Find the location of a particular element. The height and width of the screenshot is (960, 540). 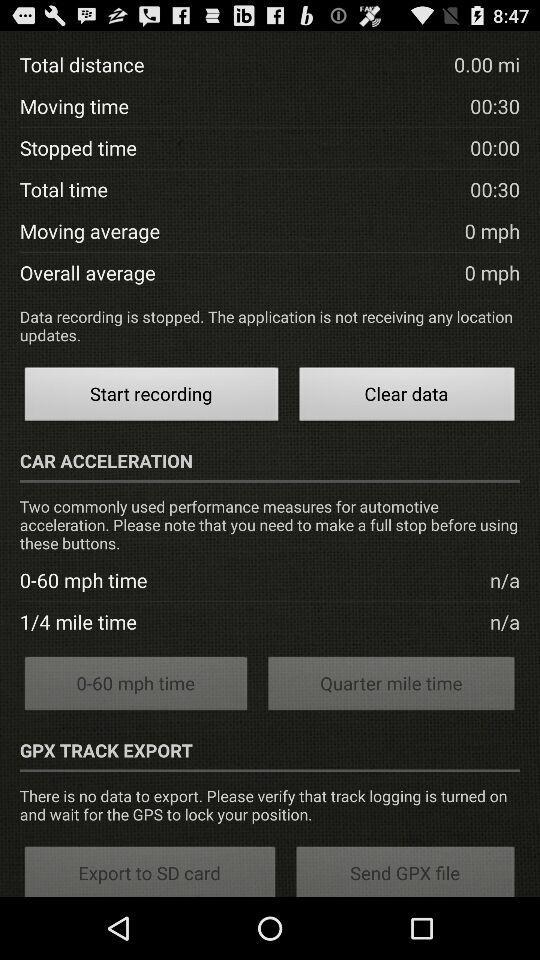

the send gpx file icon is located at coordinates (405, 869).